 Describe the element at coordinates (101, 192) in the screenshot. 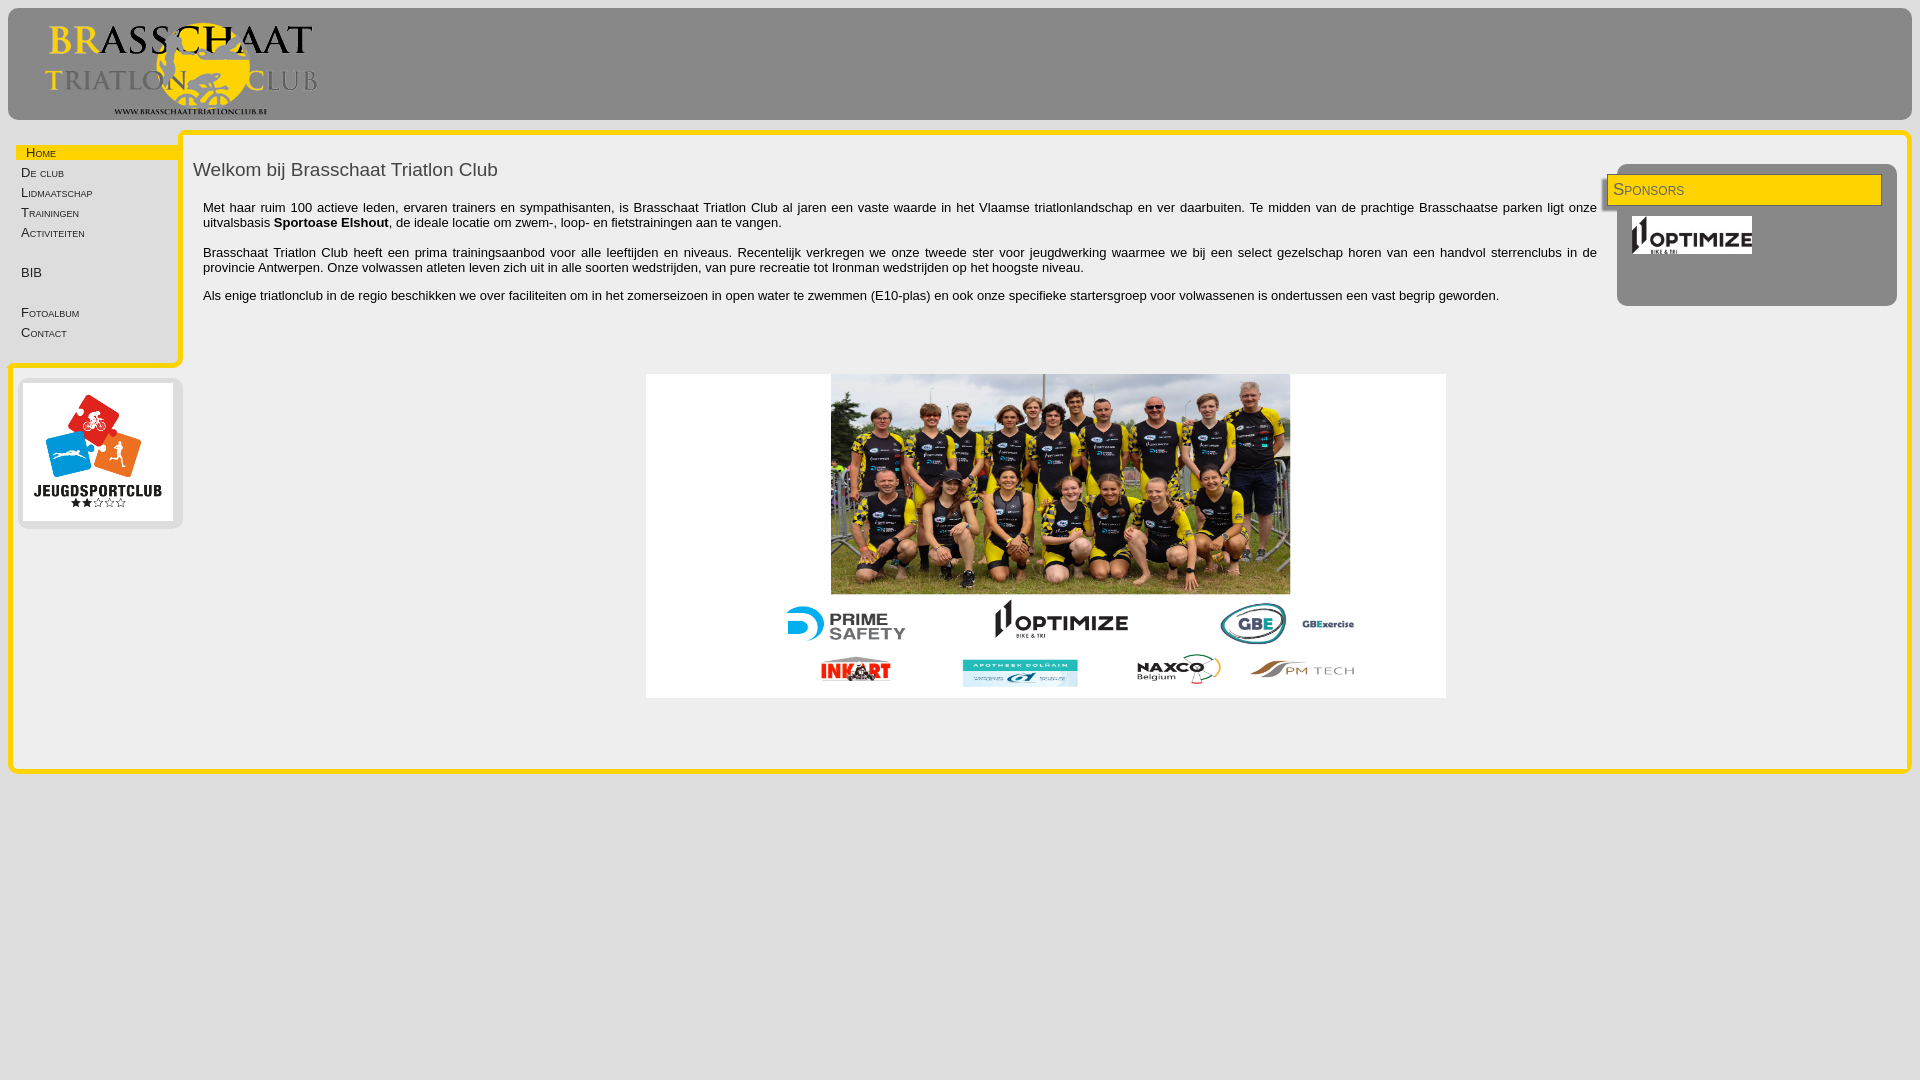

I see `'Lidmaatschap'` at that location.